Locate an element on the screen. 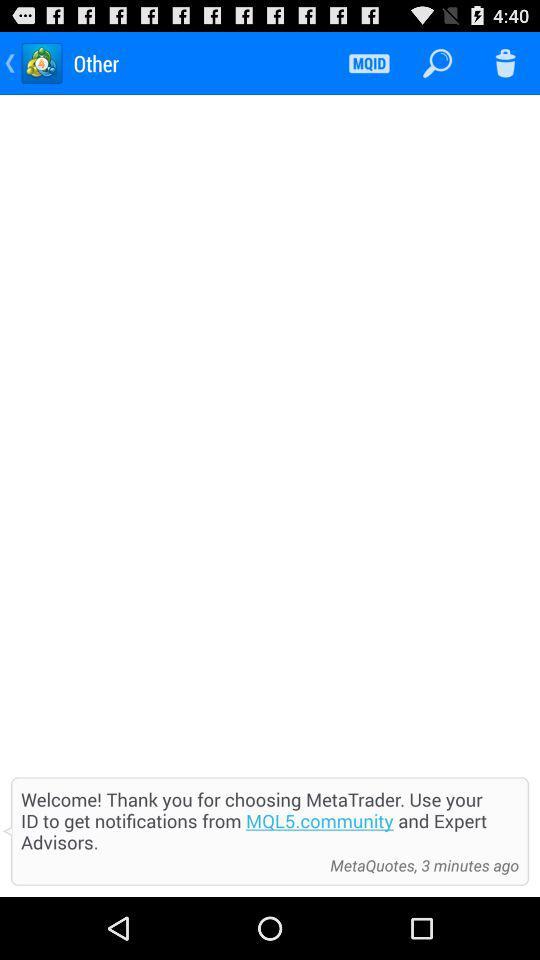 The width and height of the screenshot is (540, 960). welcome thank you item is located at coordinates (270, 820).